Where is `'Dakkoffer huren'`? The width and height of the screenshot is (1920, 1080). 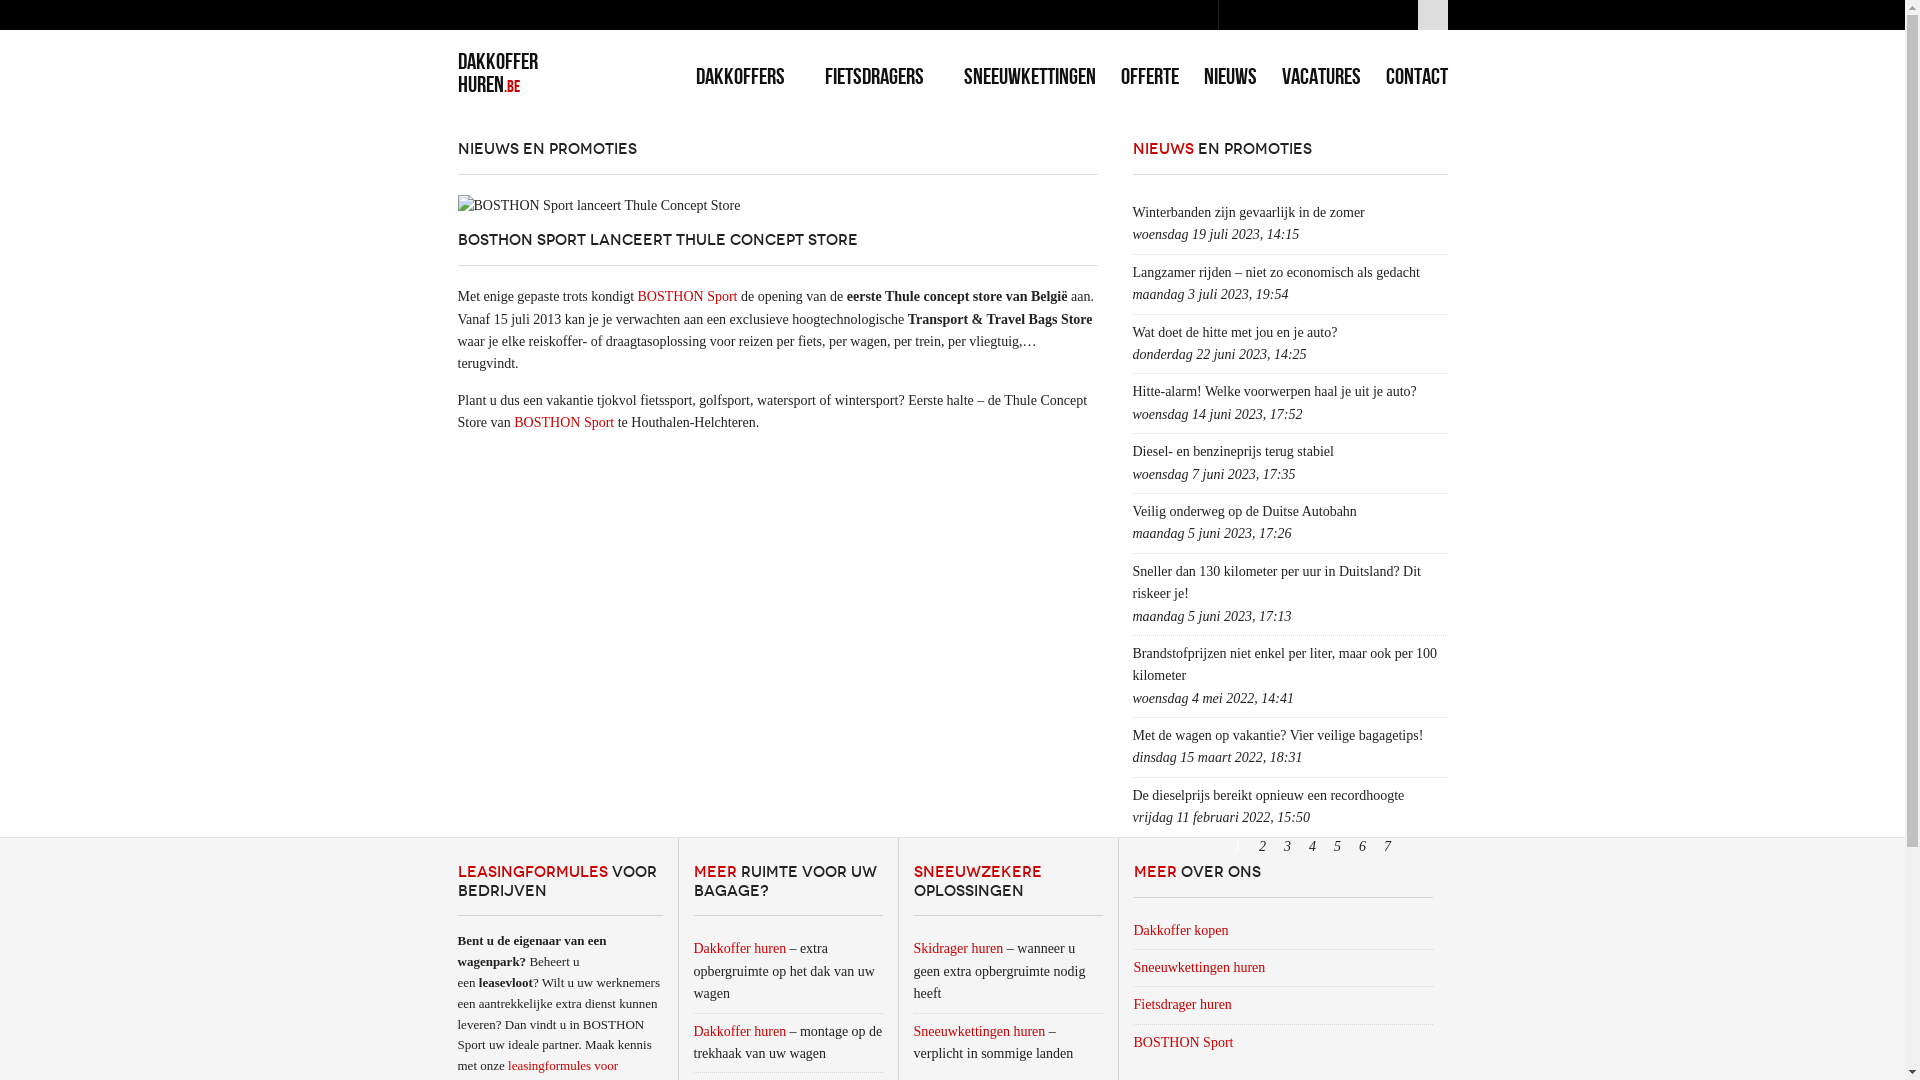 'Dakkoffer huren' is located at coordinates (739, 1031).